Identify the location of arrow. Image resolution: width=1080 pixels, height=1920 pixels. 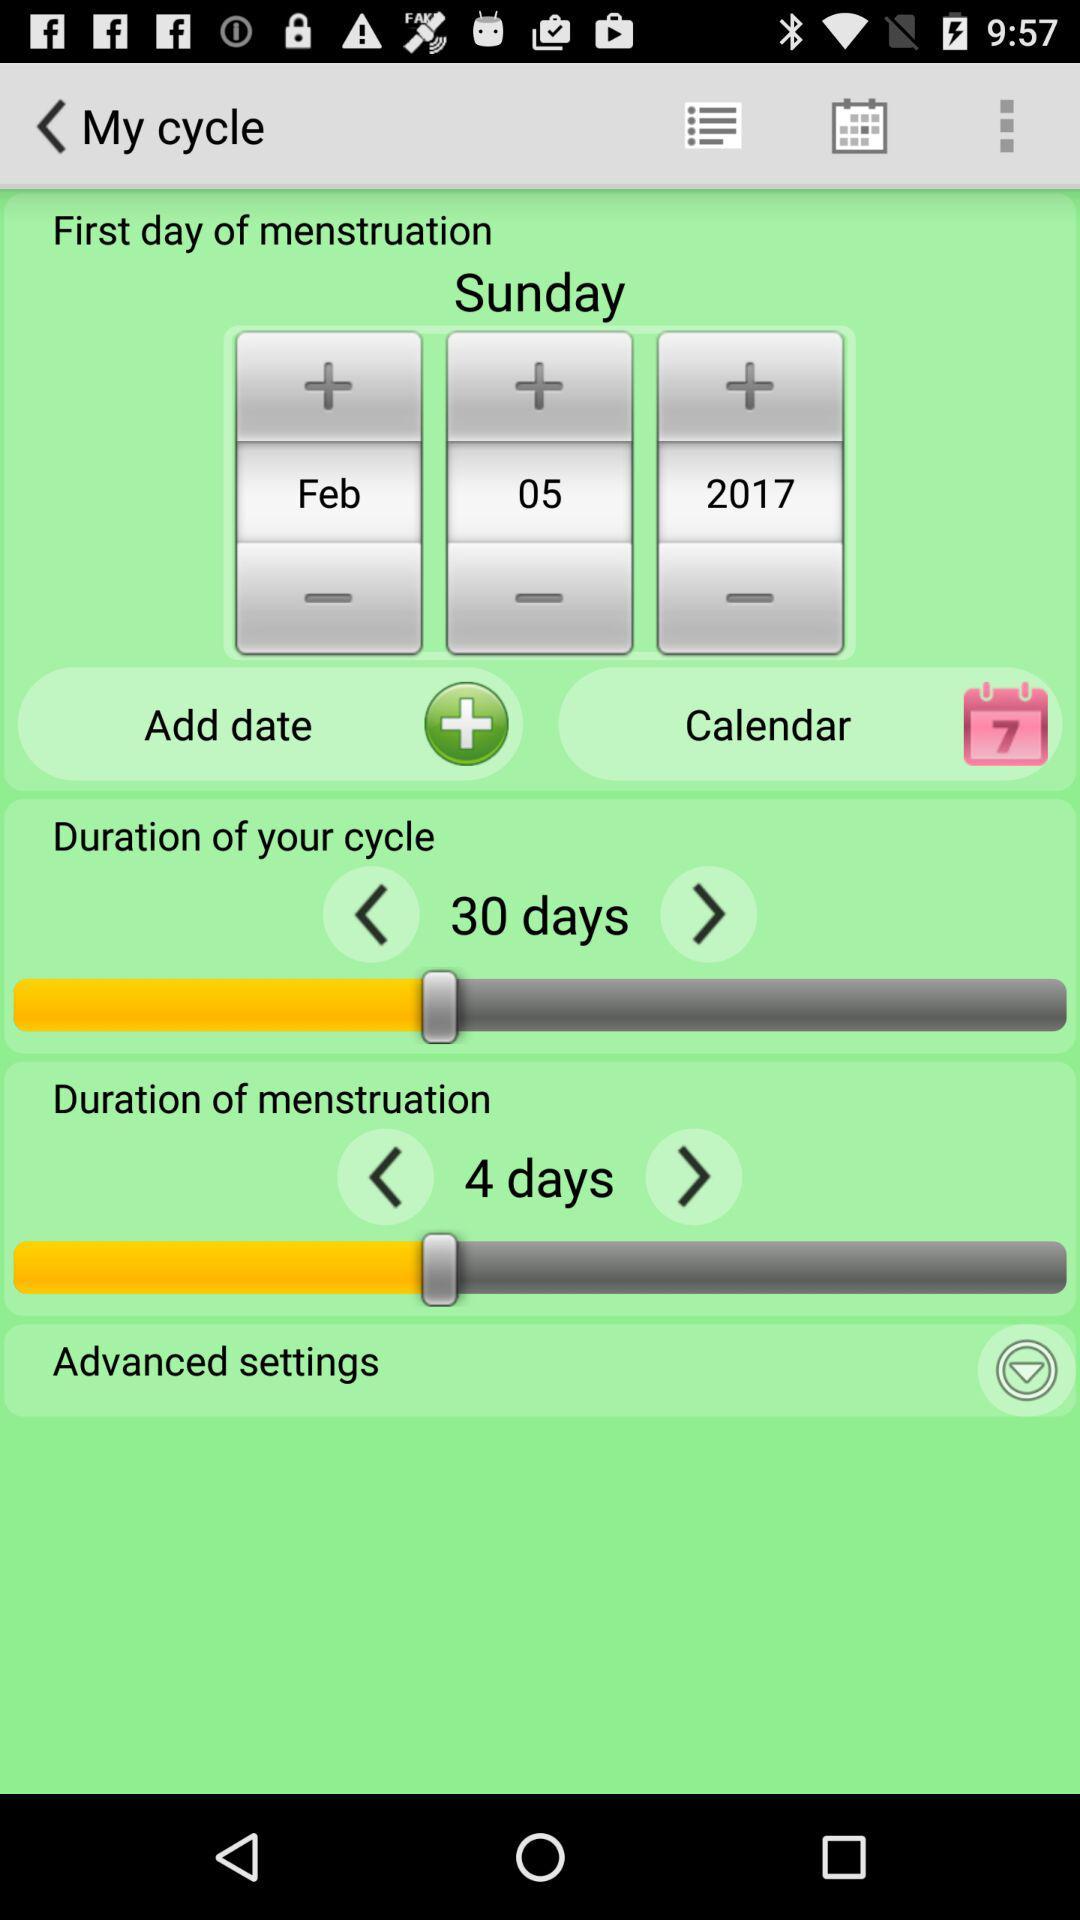
(707, 913).